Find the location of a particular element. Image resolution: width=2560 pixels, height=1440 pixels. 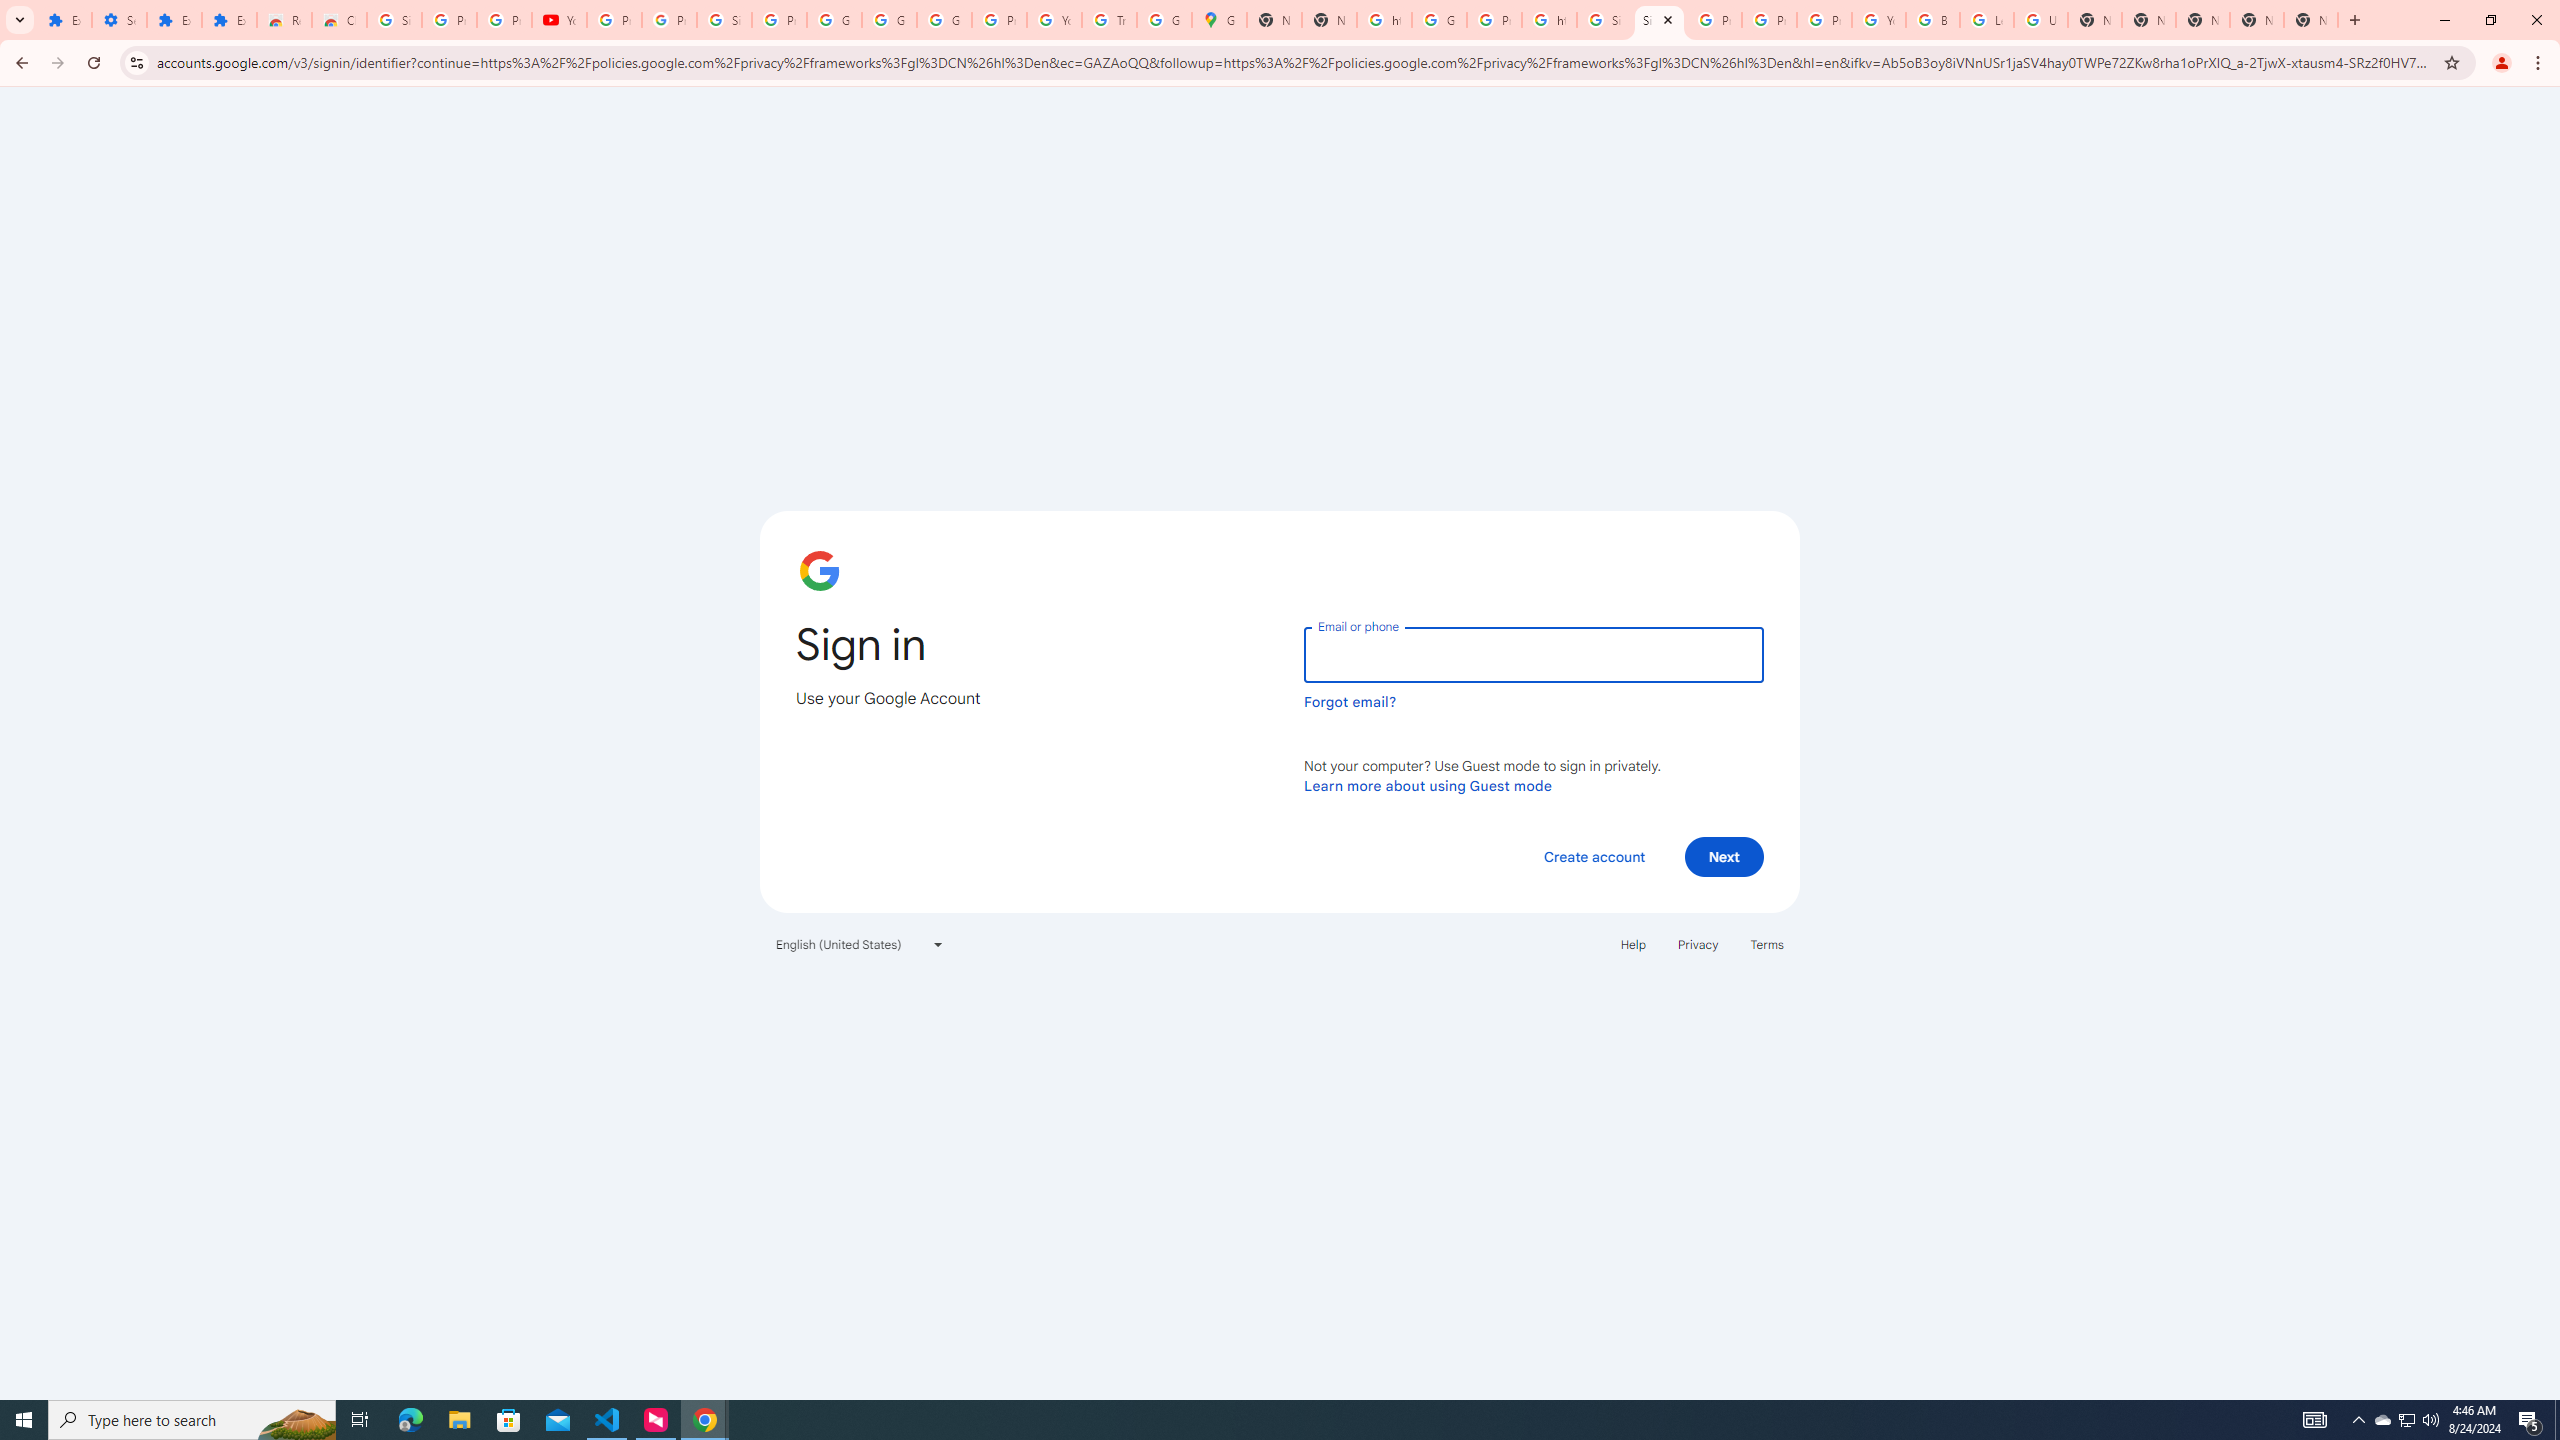

'Help' is located at coordinates (1632, 942).